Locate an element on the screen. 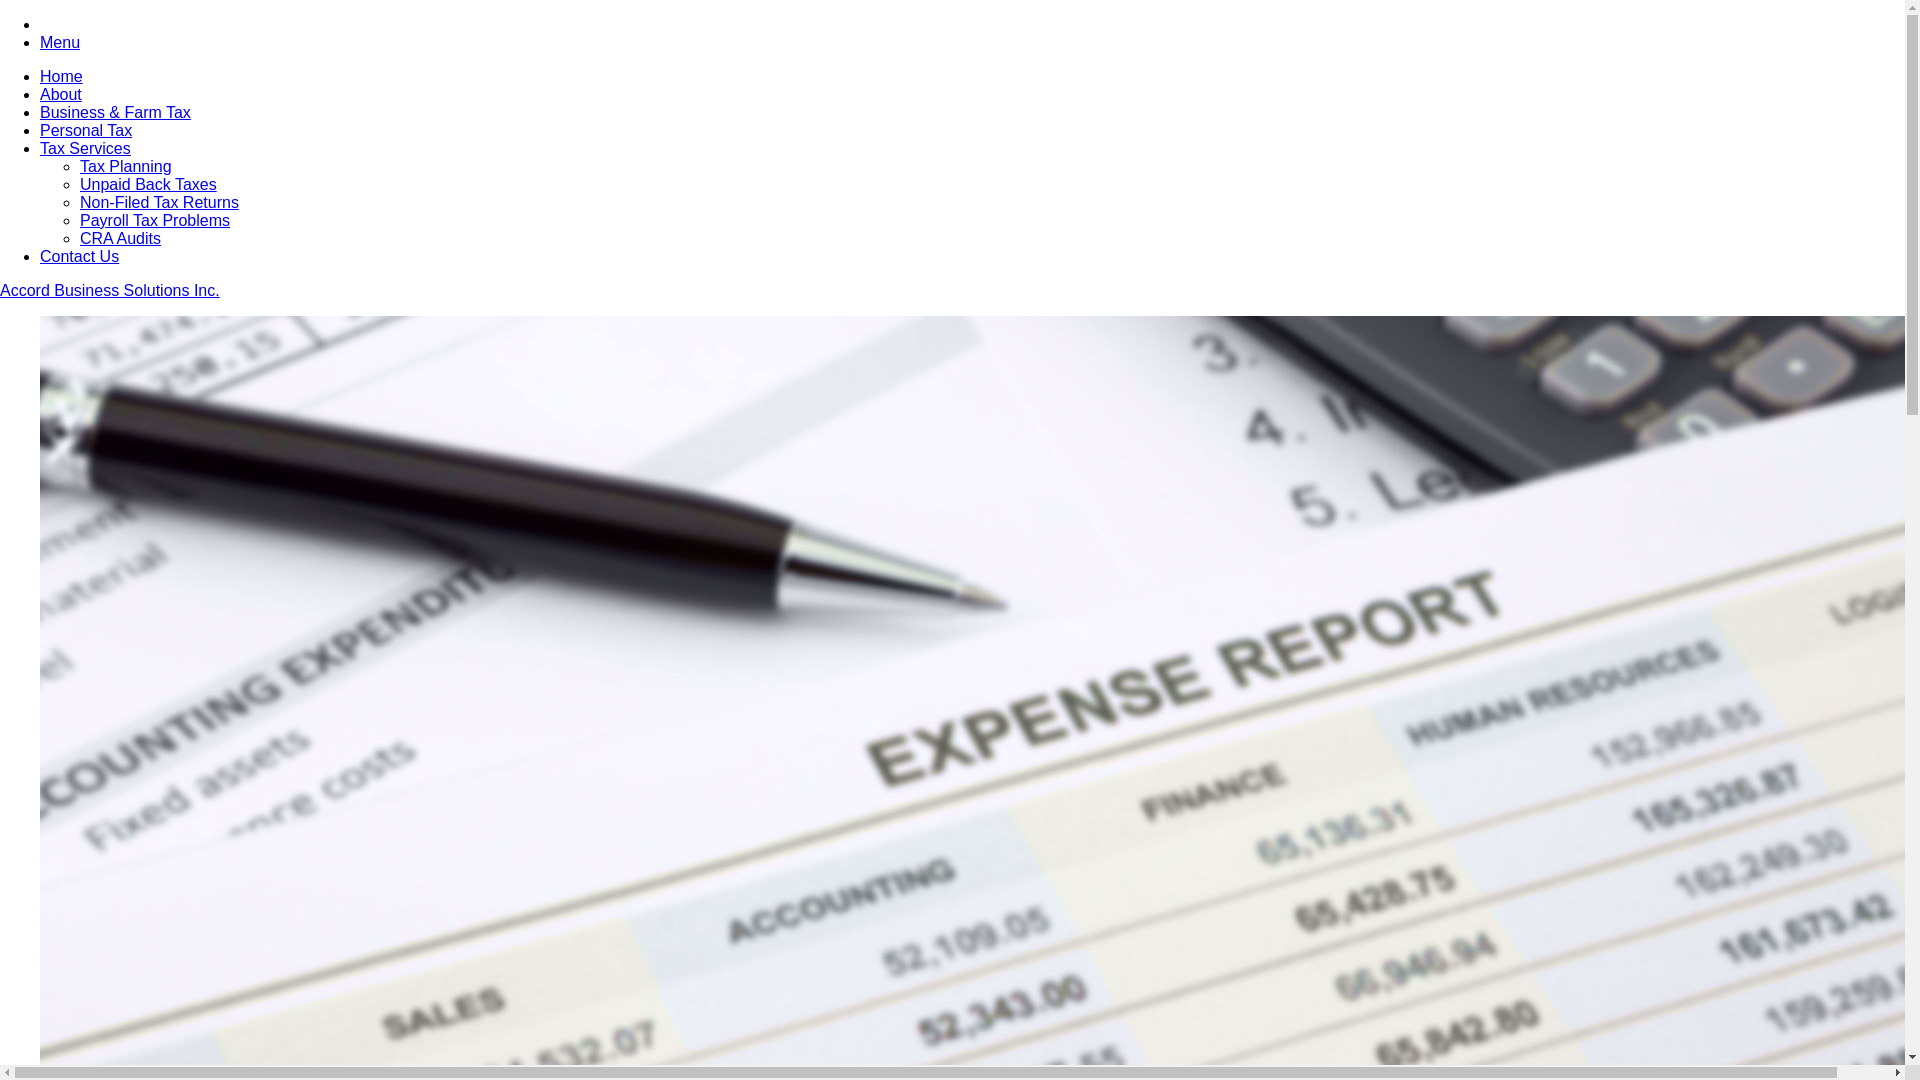 Image resolution: width=1920 pixels, height=1080 pixels. 'Non-Filed Tax Returns' is located at coordinates (80, 202).